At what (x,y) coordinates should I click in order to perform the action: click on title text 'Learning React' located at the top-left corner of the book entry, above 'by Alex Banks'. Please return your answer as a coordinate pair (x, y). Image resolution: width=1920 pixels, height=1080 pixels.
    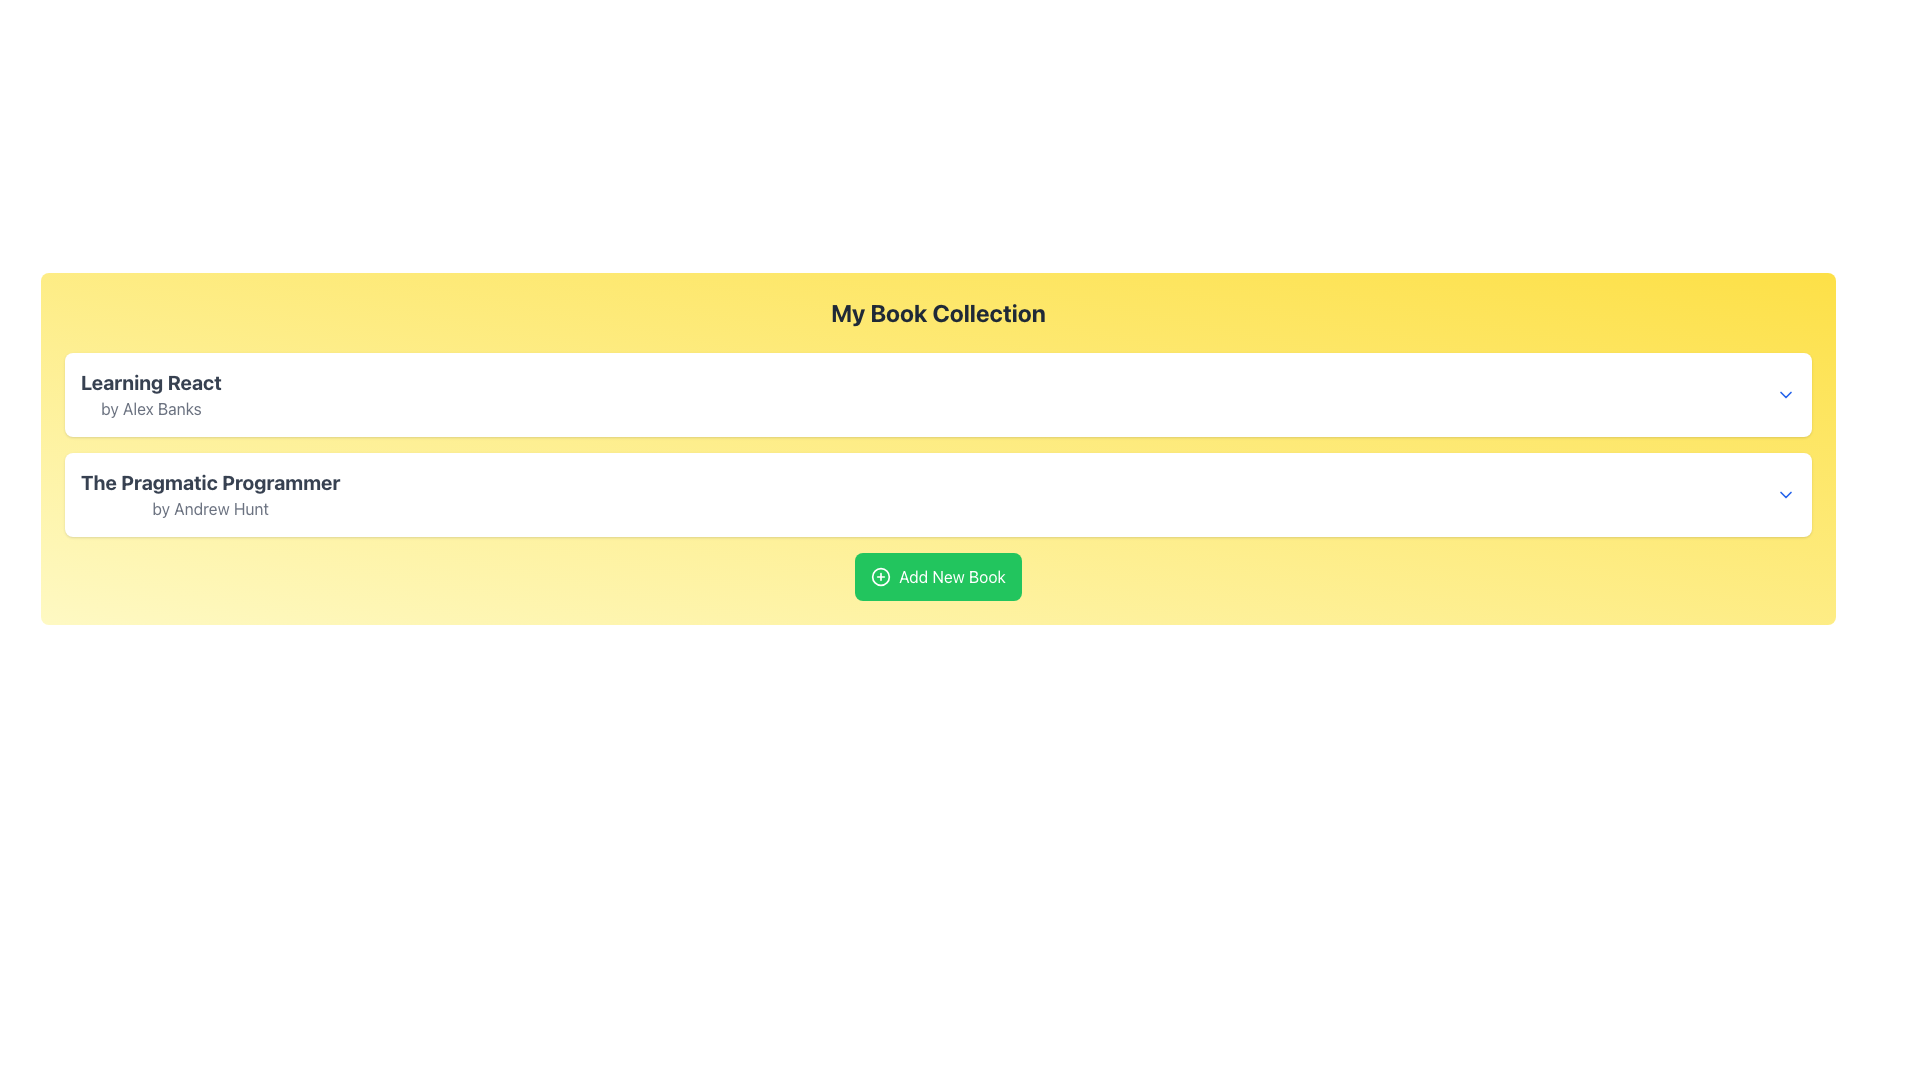
    Looking at the image, I should click on (150, 382).